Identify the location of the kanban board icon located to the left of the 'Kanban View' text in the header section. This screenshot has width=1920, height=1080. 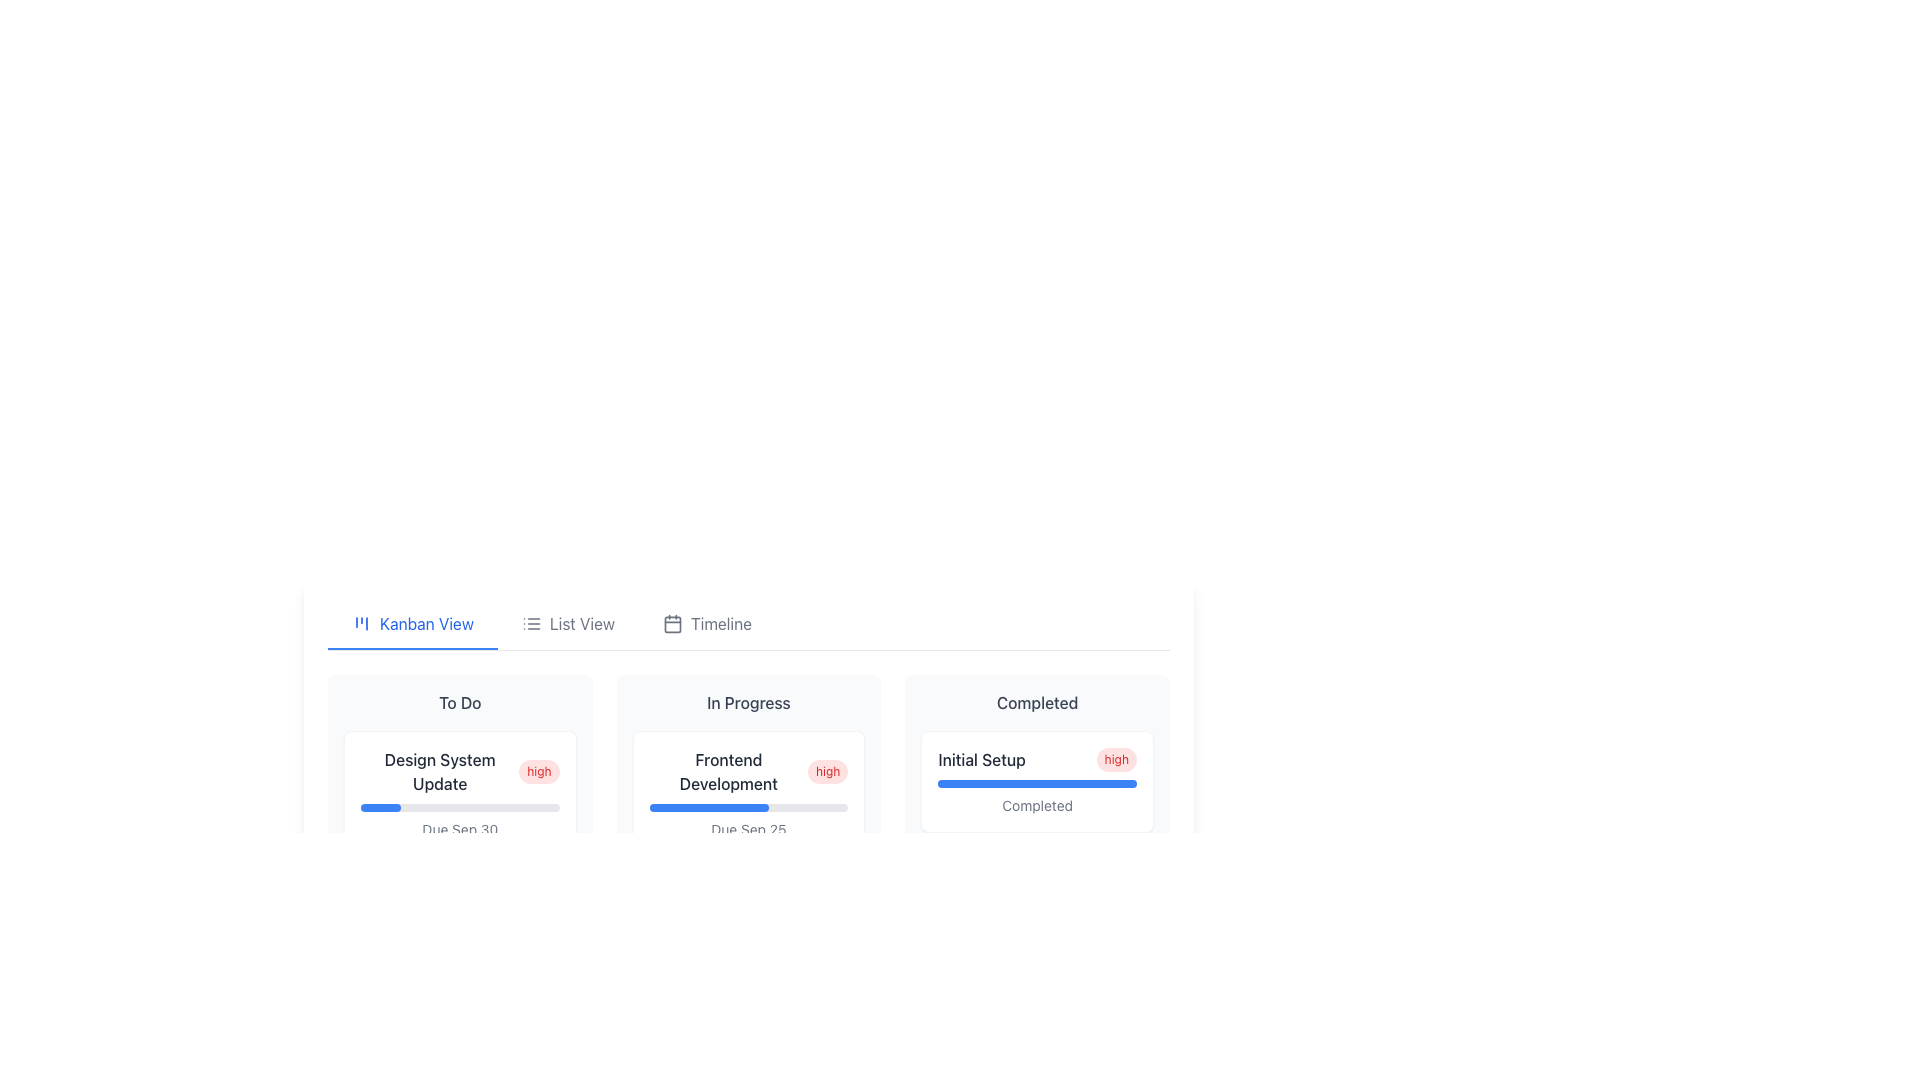
(361, 623).